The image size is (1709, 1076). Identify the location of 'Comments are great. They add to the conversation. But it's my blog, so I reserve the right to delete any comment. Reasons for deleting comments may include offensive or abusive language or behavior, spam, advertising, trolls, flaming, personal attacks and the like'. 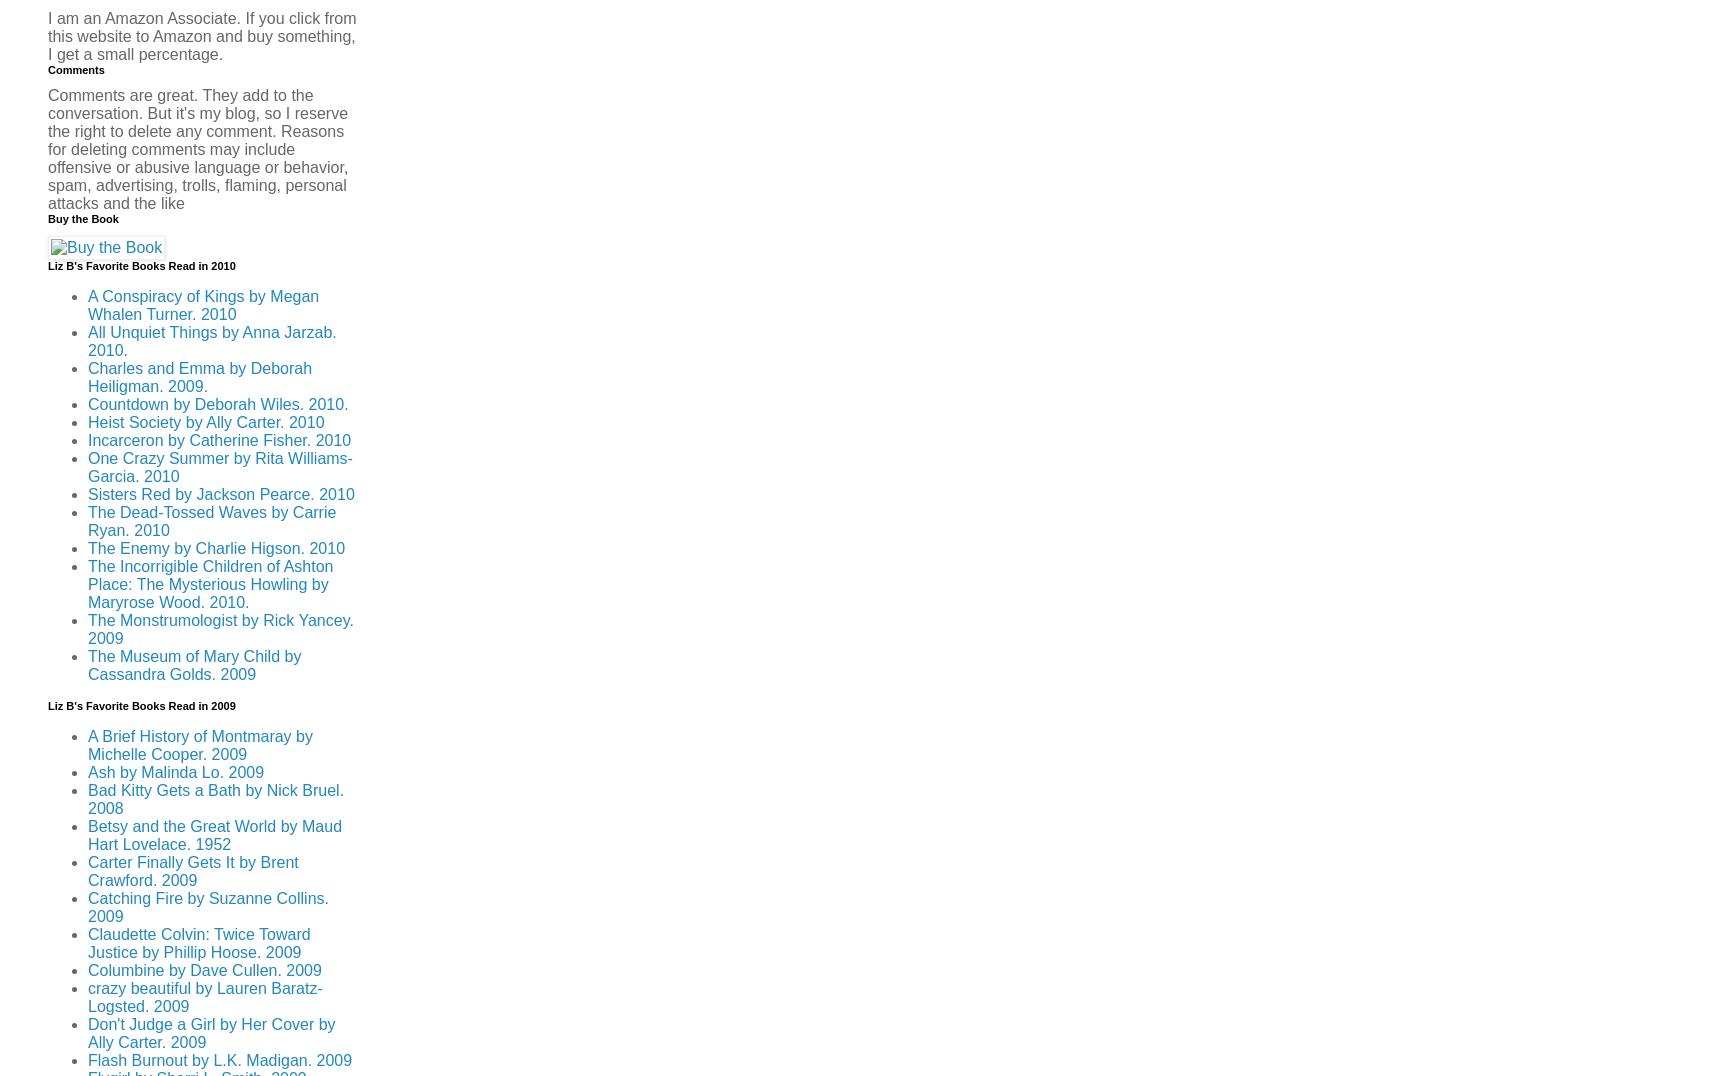
(197, 149).